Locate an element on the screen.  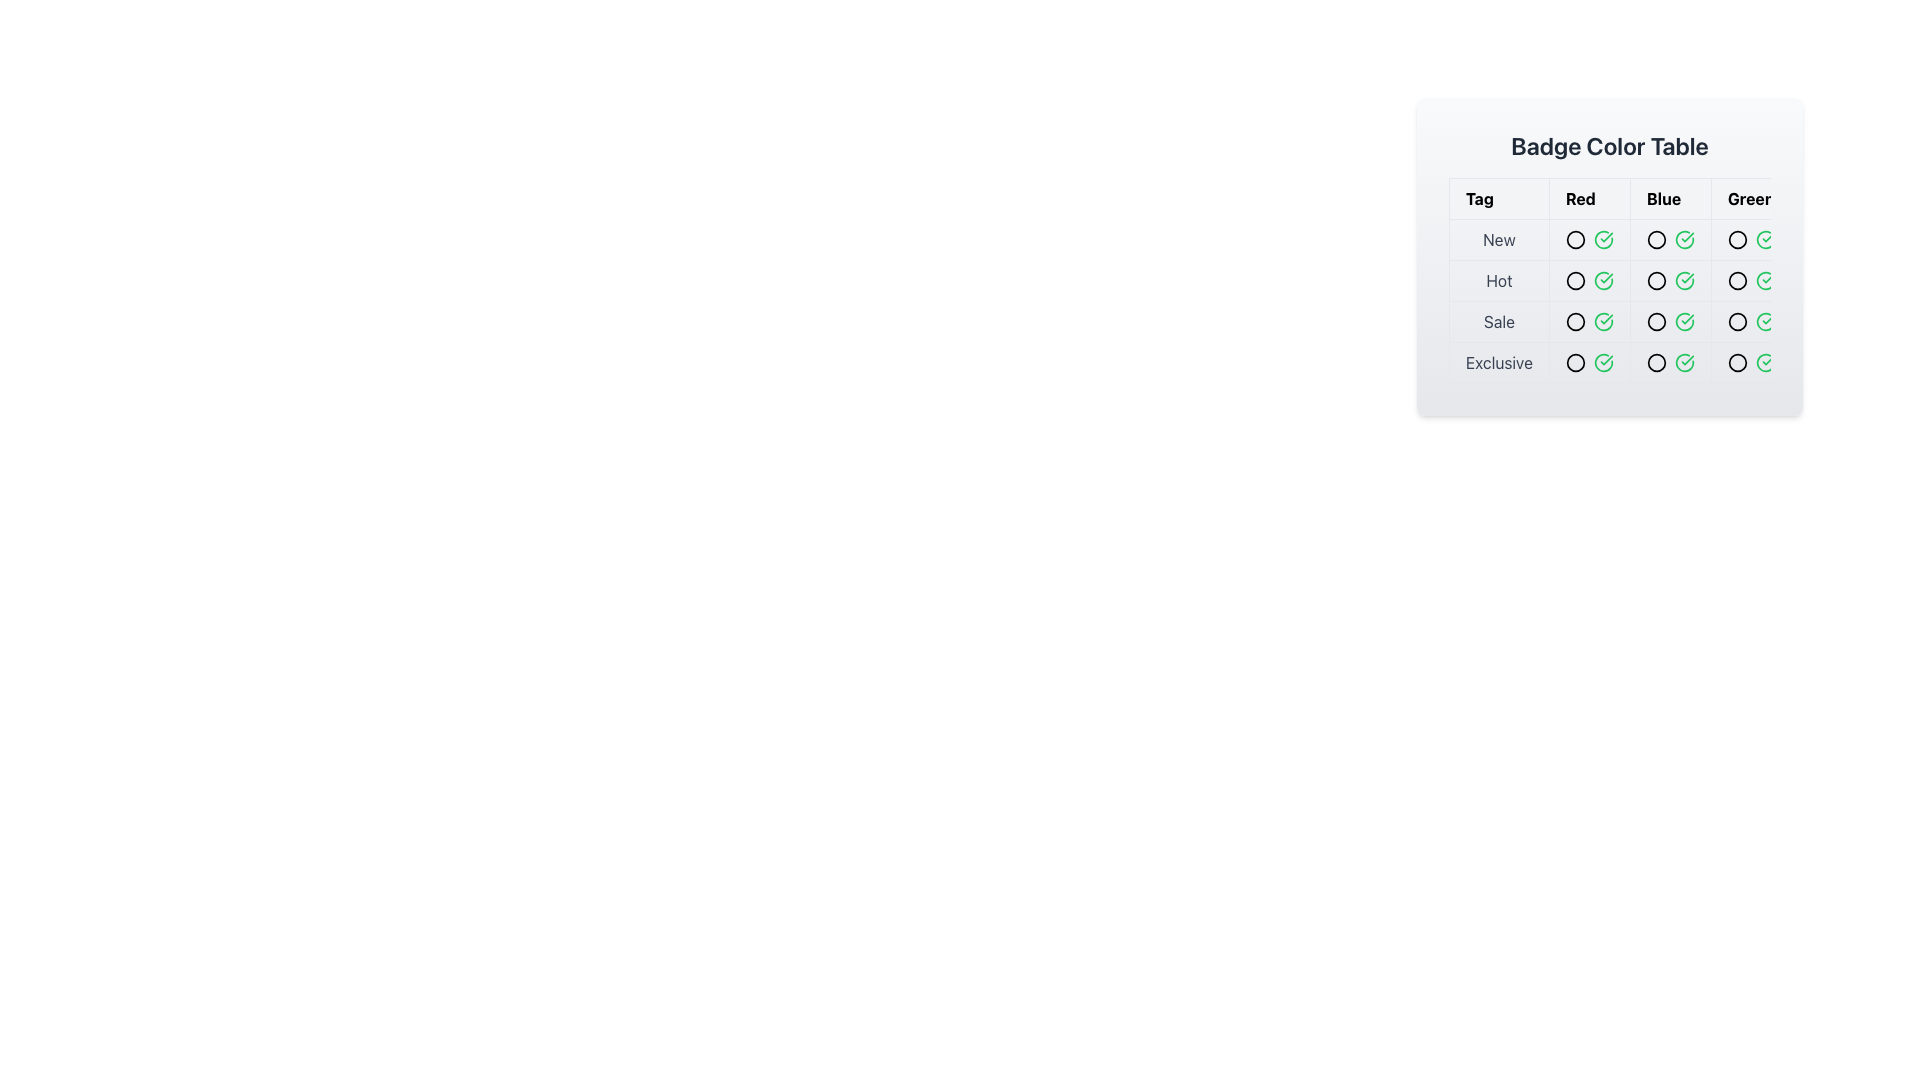
the Icon indicating the 'Red' status for the 'Exclusive' tag located in the bottom-most row of the 'Badge Color Table' is located at coordinates (1574, 362).